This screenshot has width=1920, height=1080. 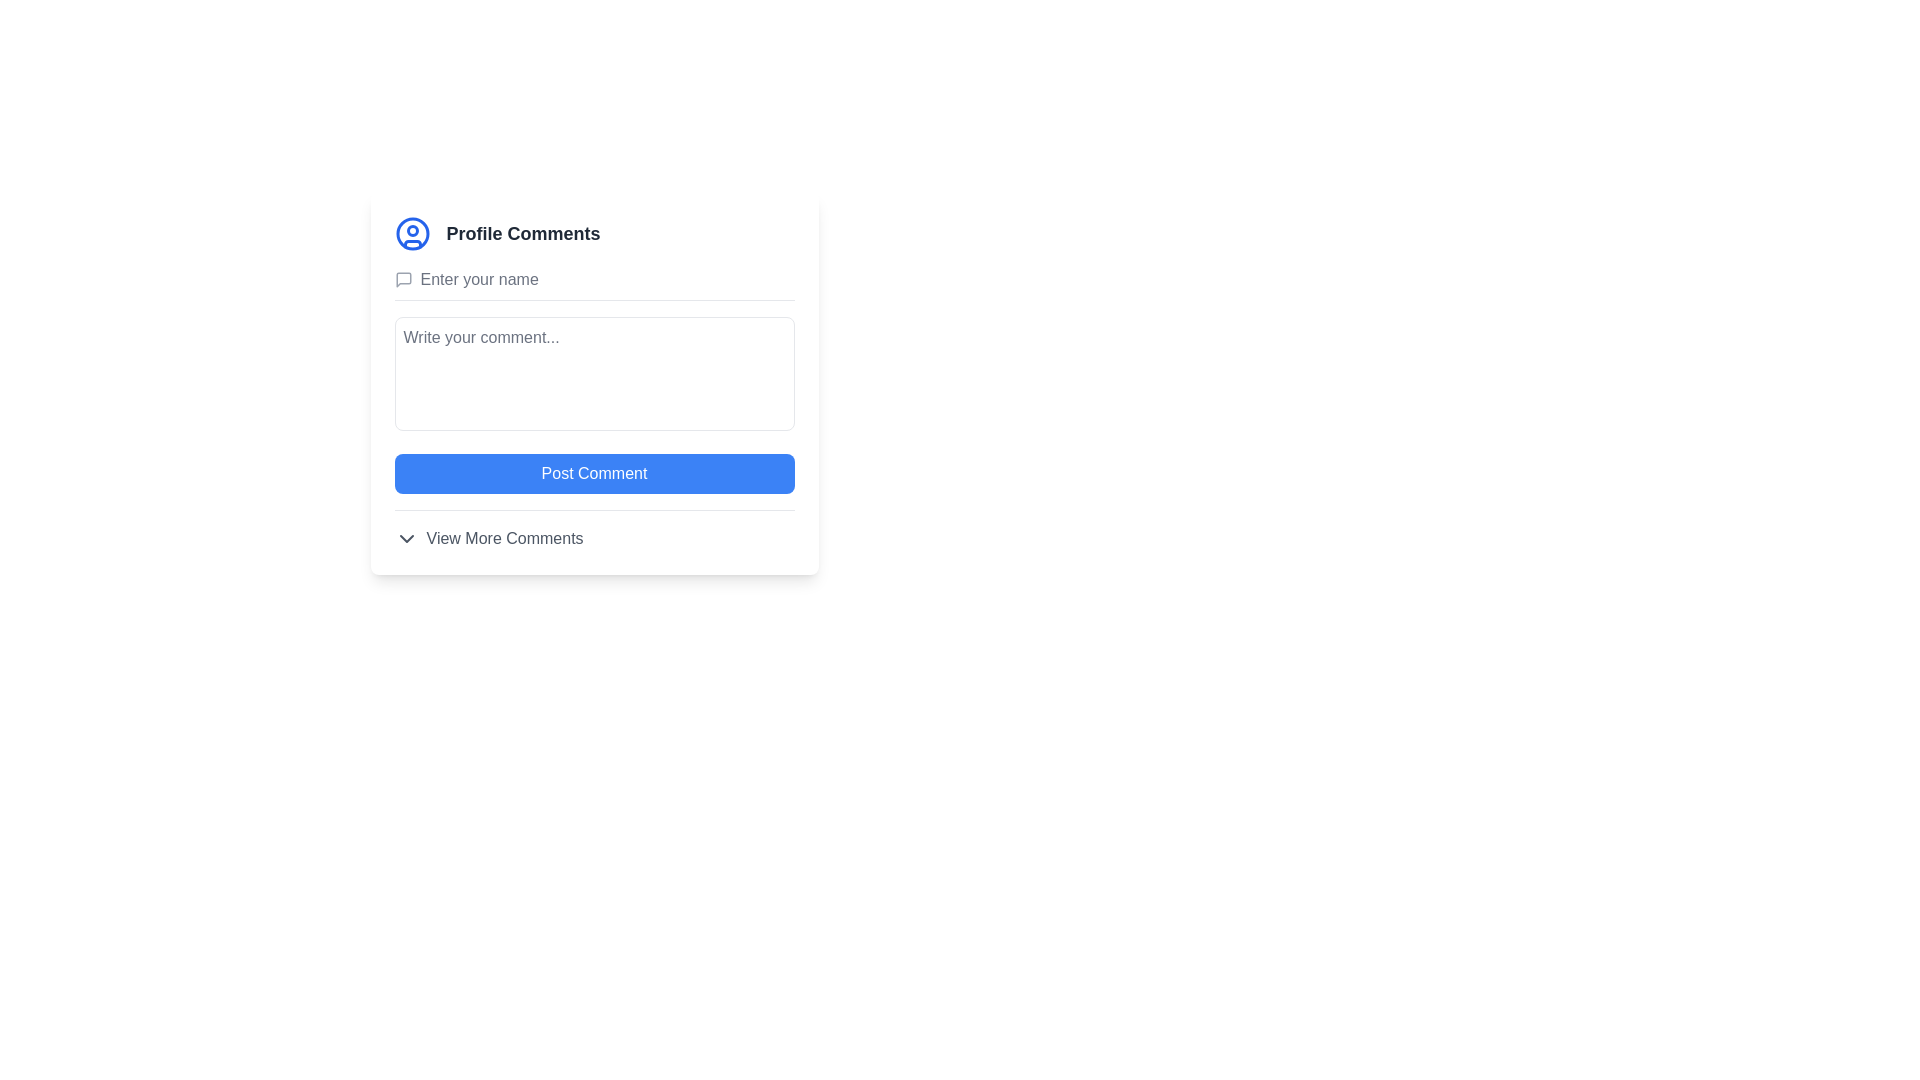 I want to click on inner circular SVG element situated at the top of the user icon, which represents the head of a human figure, so click(x=411, y=230).